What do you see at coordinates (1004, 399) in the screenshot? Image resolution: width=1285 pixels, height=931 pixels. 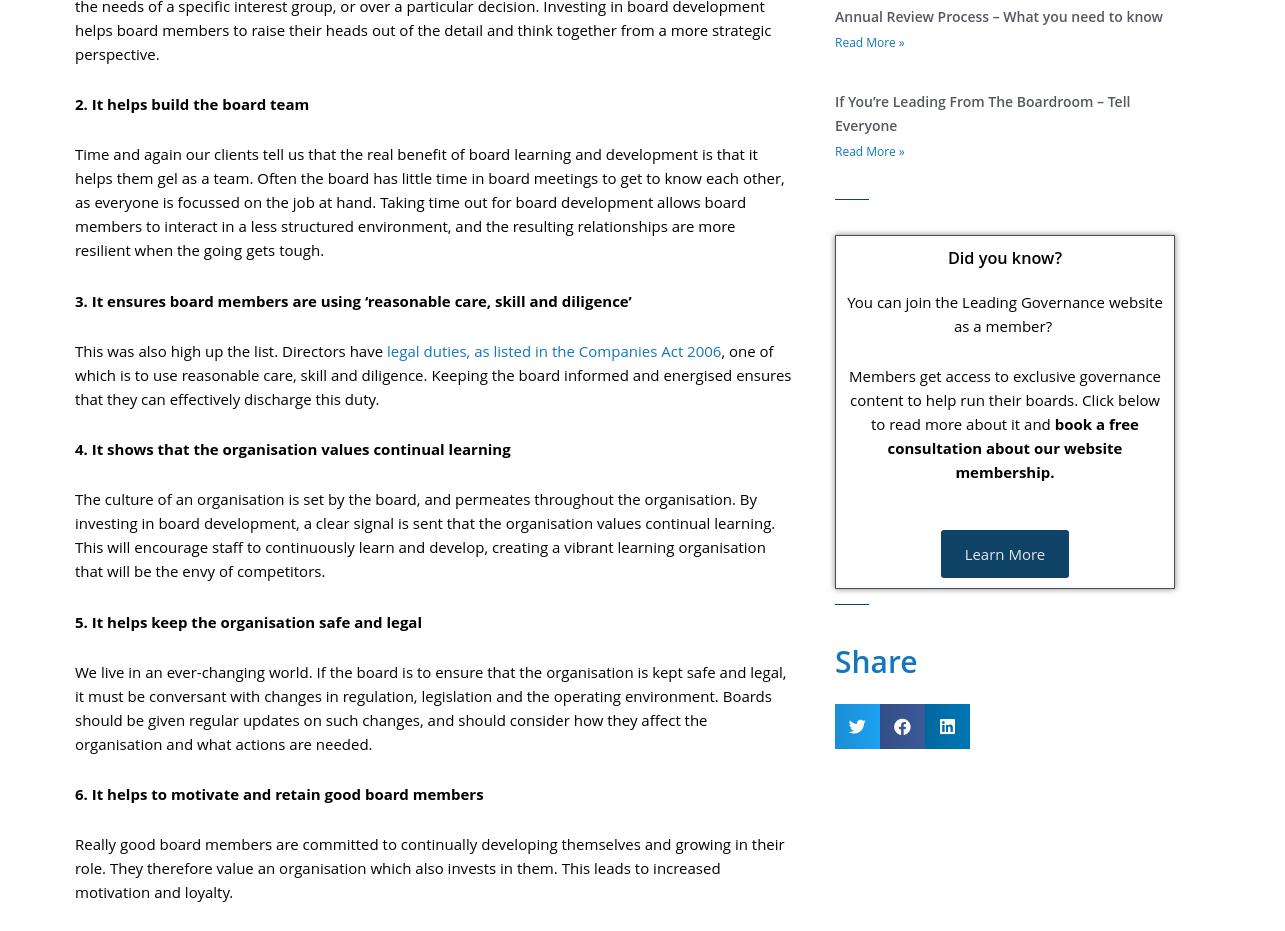 I see `'Members get access to exclusive governance content to help run their boards. Click below to read more about it and'` at bounding box center [1004, 399].